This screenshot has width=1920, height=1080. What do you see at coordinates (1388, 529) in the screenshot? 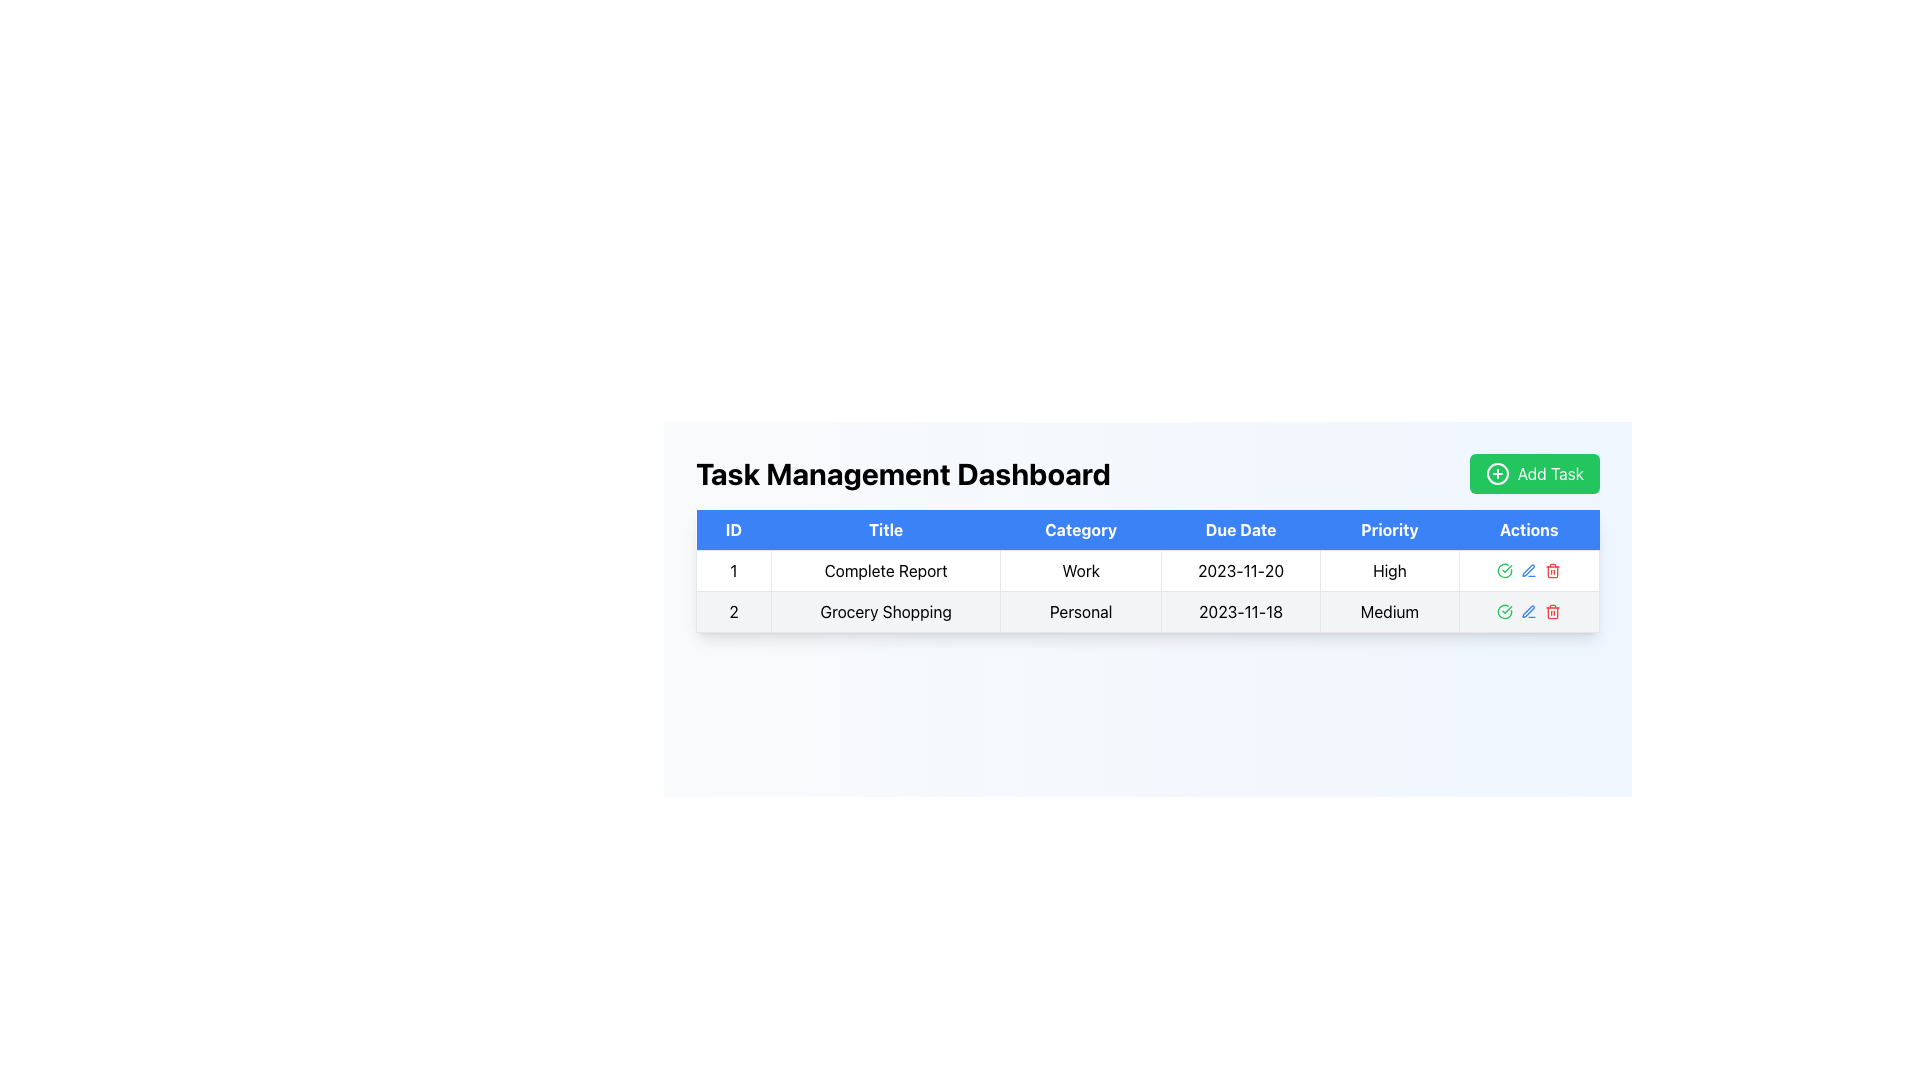
I see `the fifth header label in the table, which is positioned between the 'Due Date' and 'Actions' headers` at bounding box center [1388, 529].